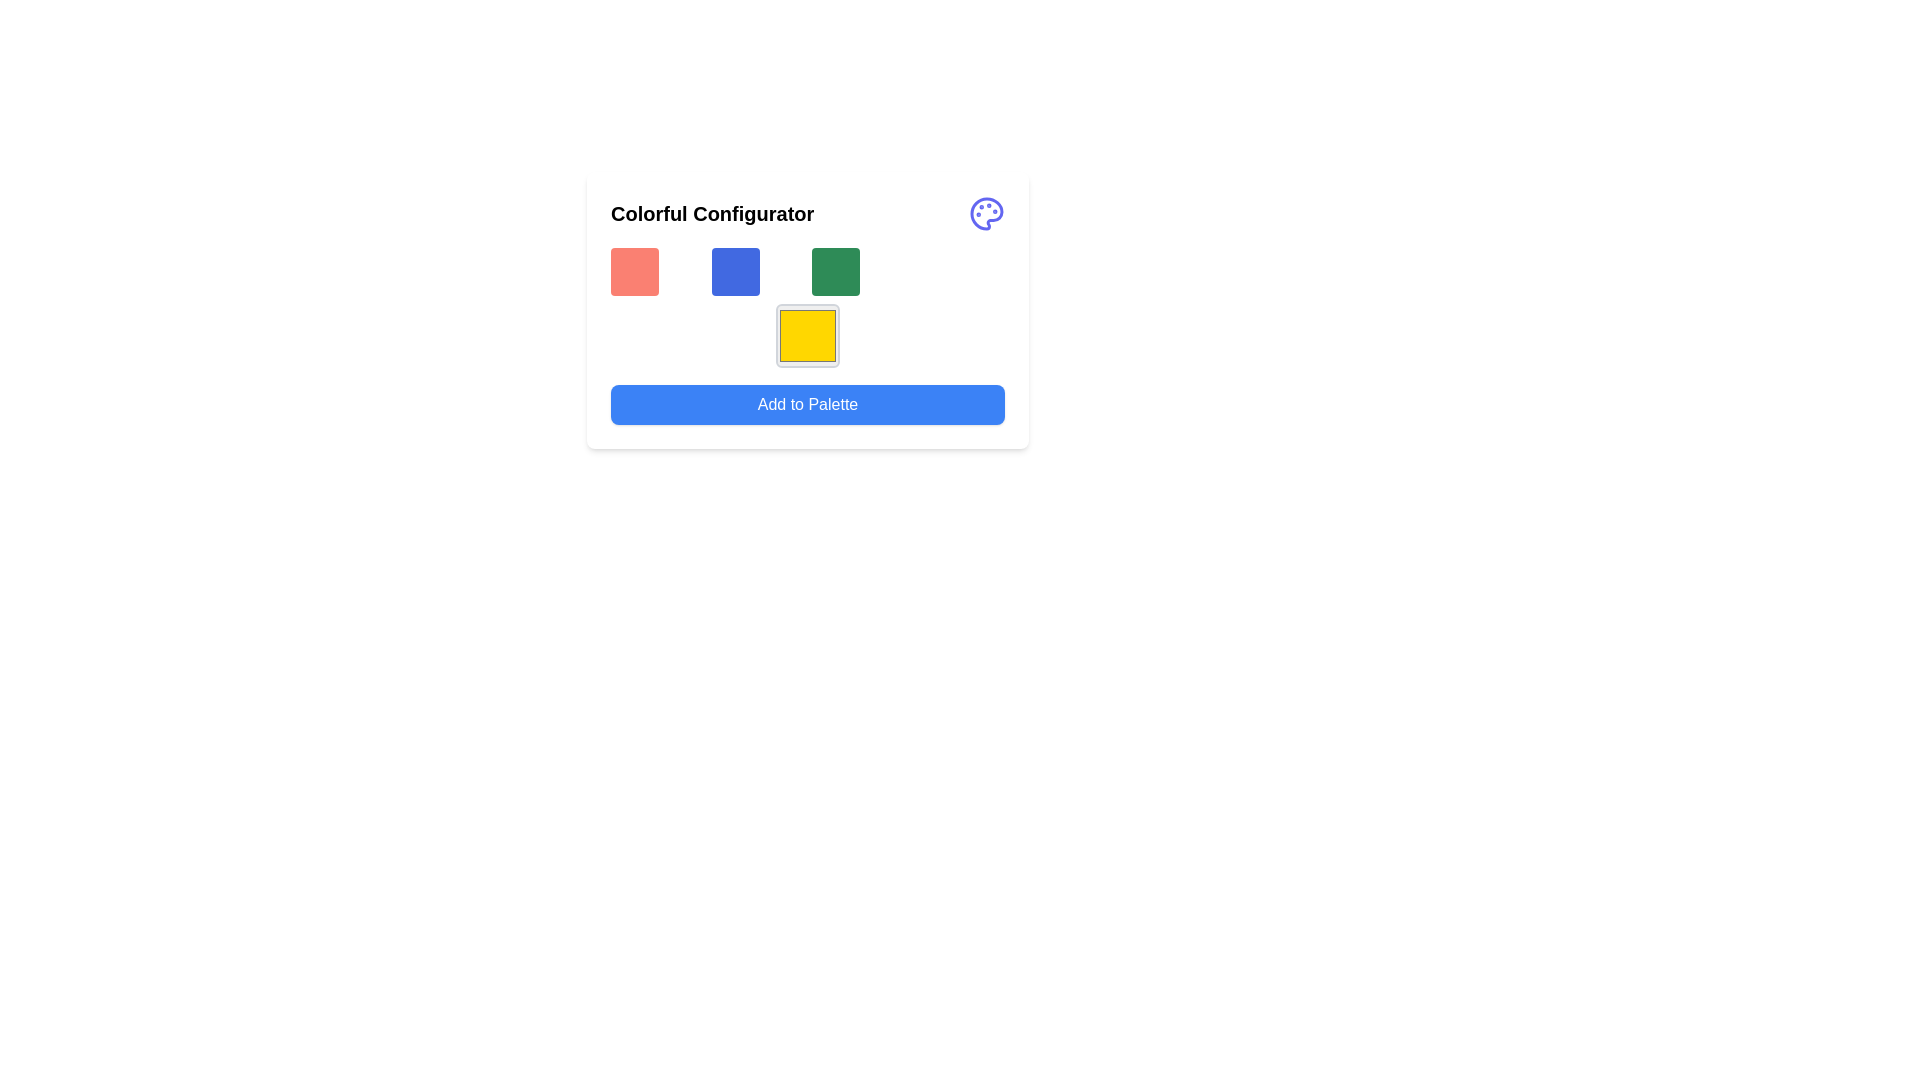 Image resolution: width=1920 pixels, height=1080 pixels. I want to click on the interactive color picker button, which is a large square-shaped button filled with yellow and bordered by a gray solid border, located below the smaller color buttons in the color palette, so click(807, 334).